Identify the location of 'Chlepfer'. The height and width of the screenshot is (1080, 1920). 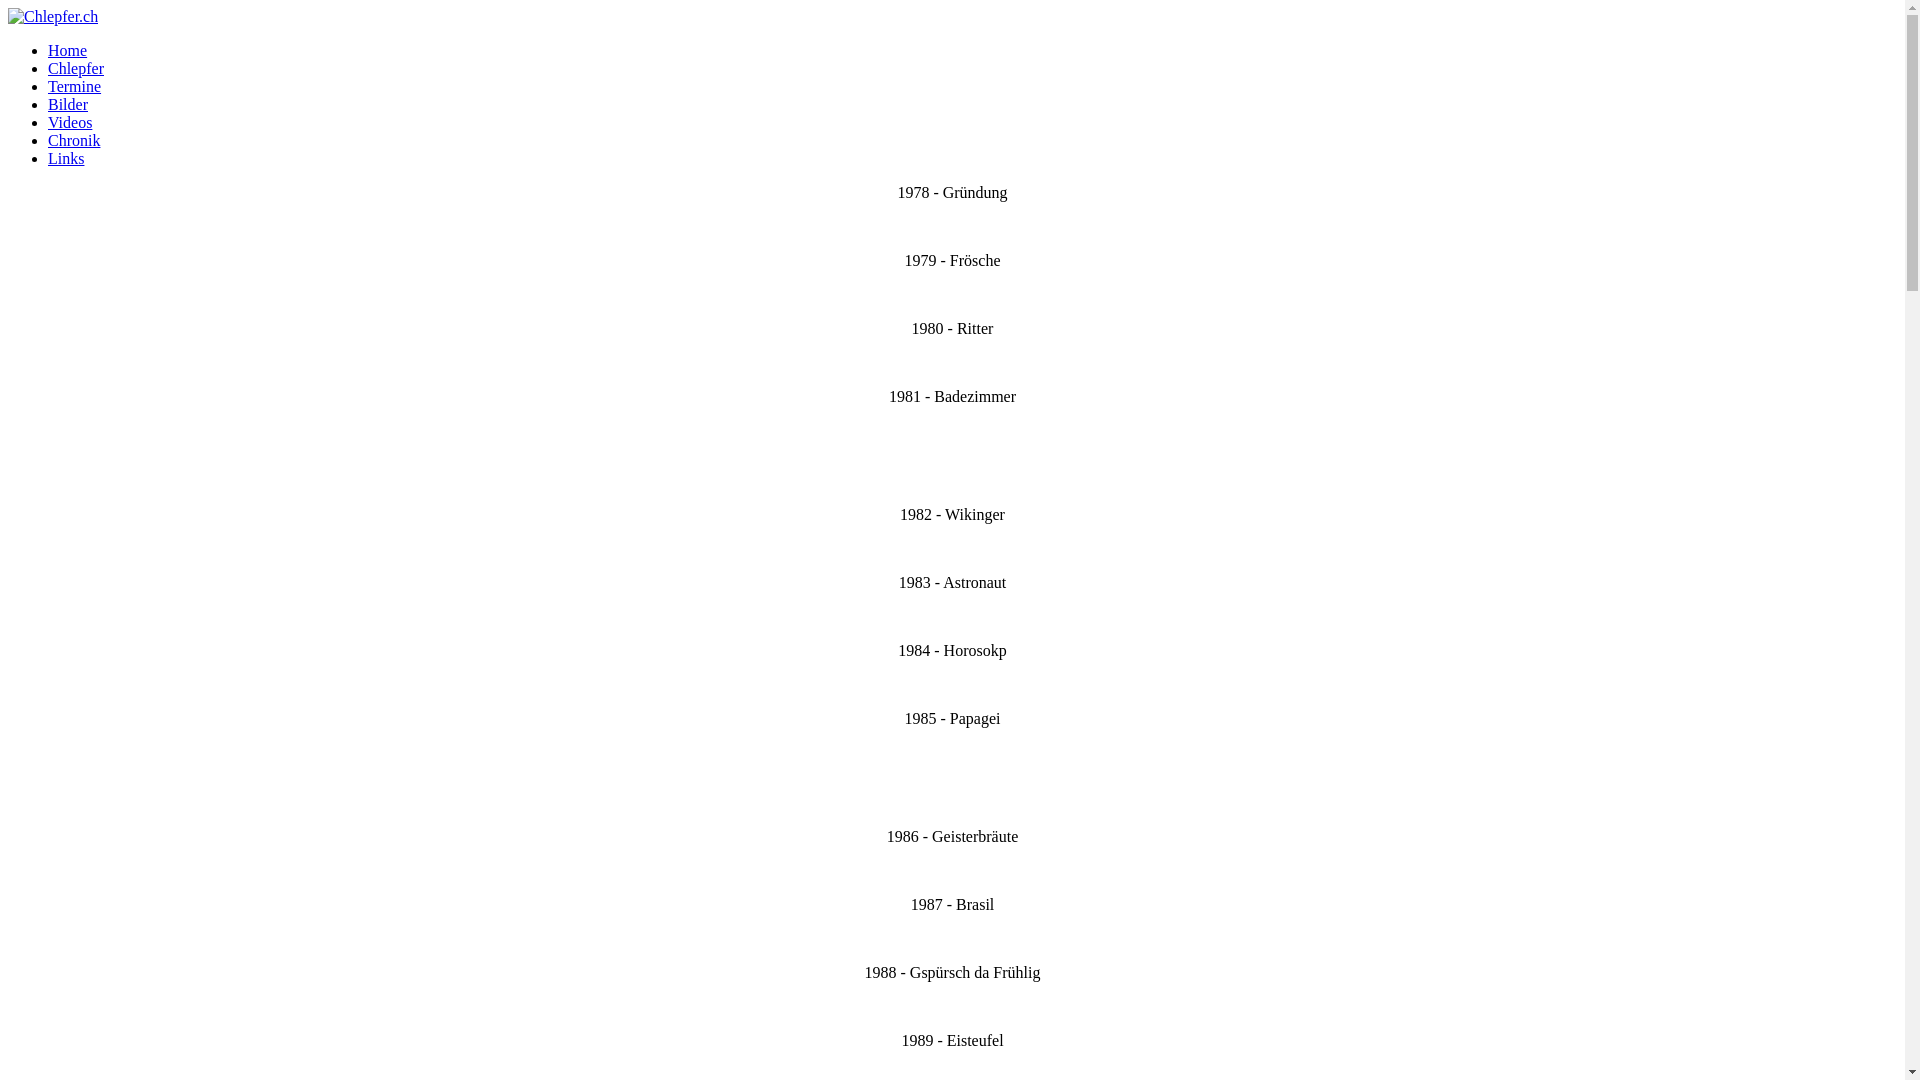
(76, 67).